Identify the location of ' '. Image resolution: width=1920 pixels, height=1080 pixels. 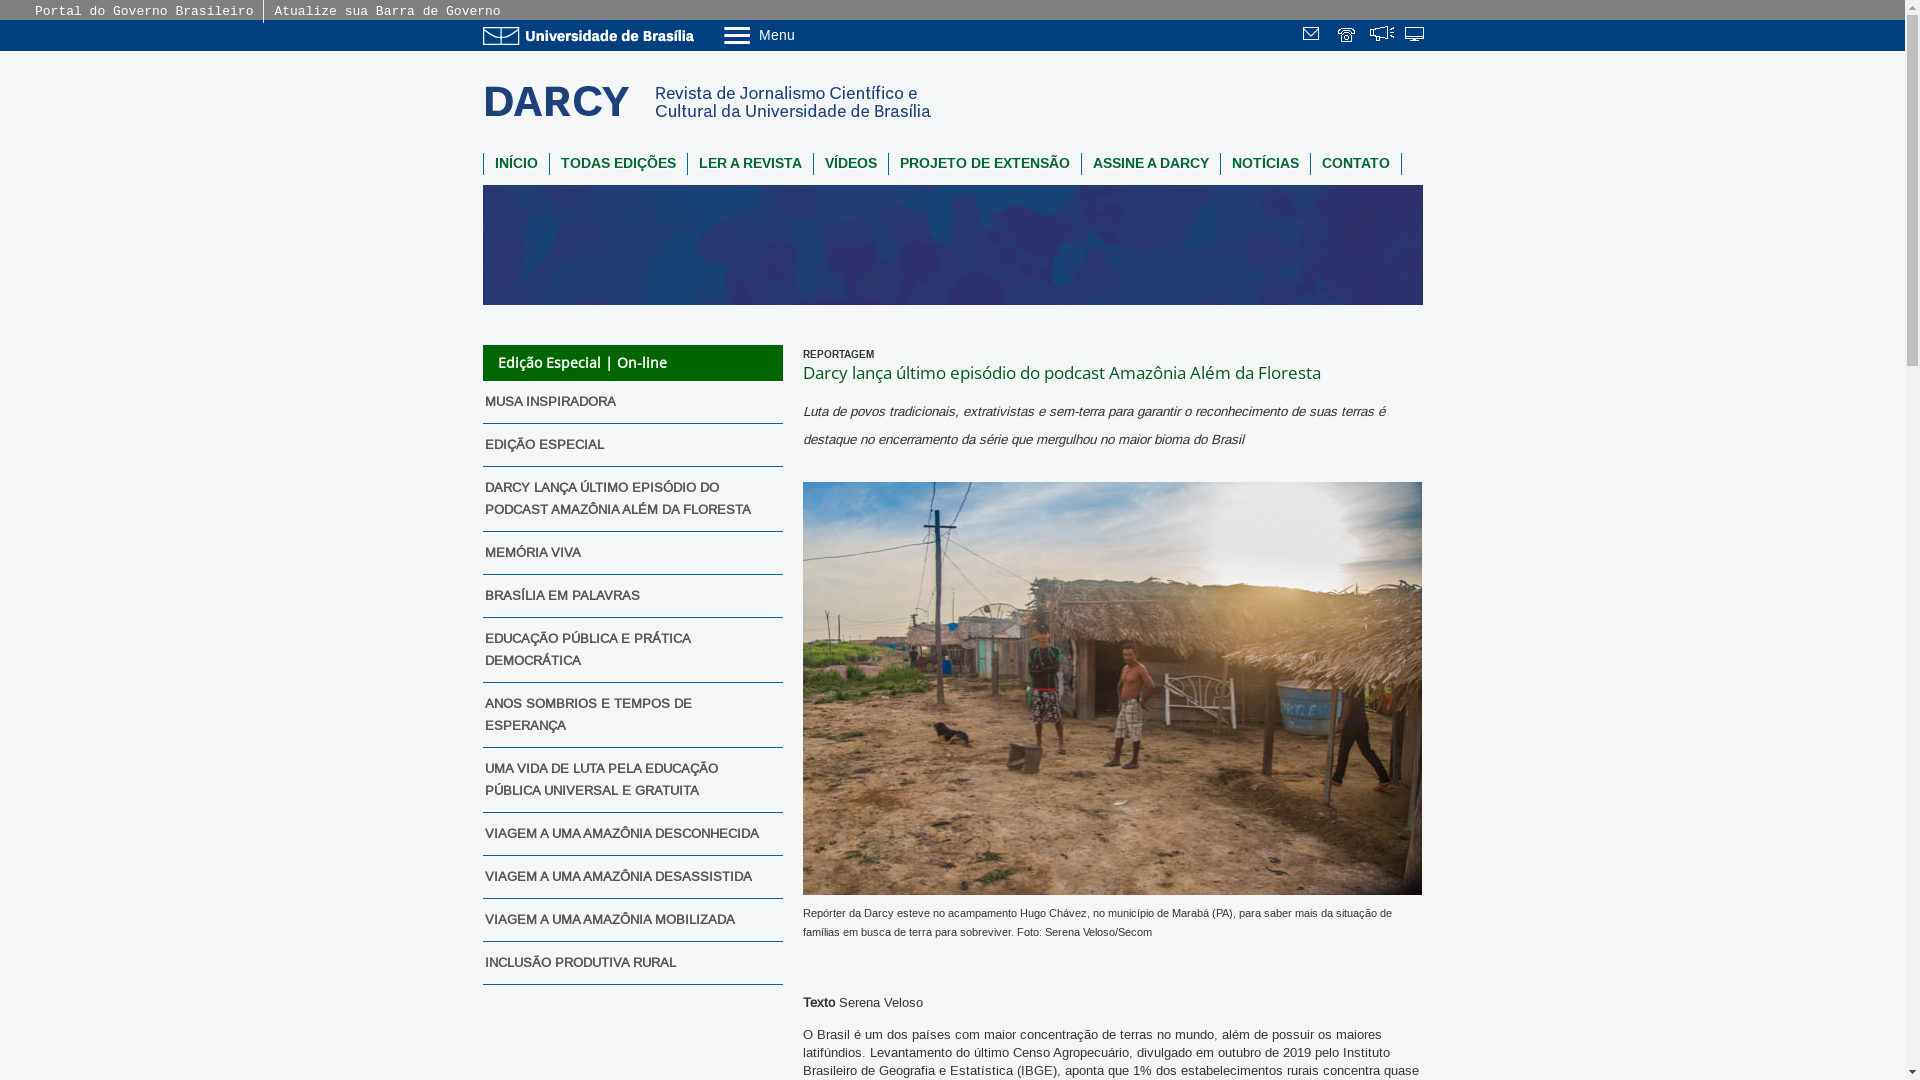
(1301, 36).